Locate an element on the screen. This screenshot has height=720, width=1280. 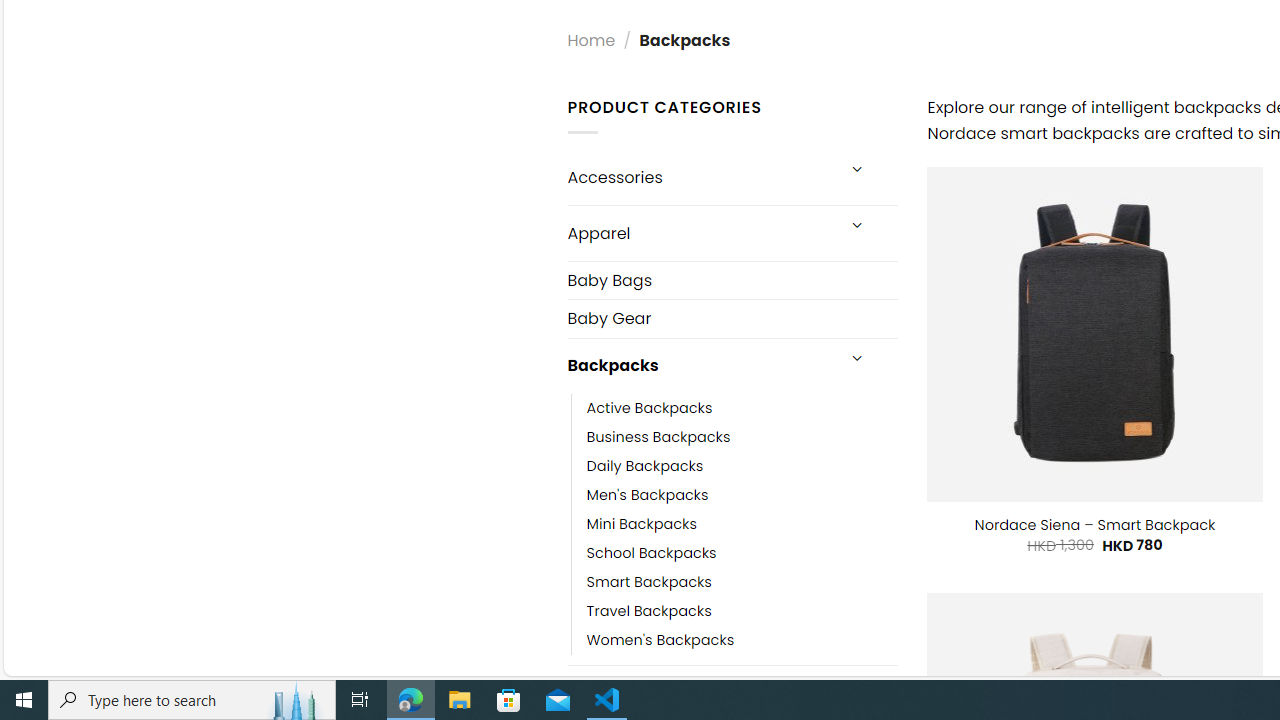
'Men' is located at coordinates (647, 495).